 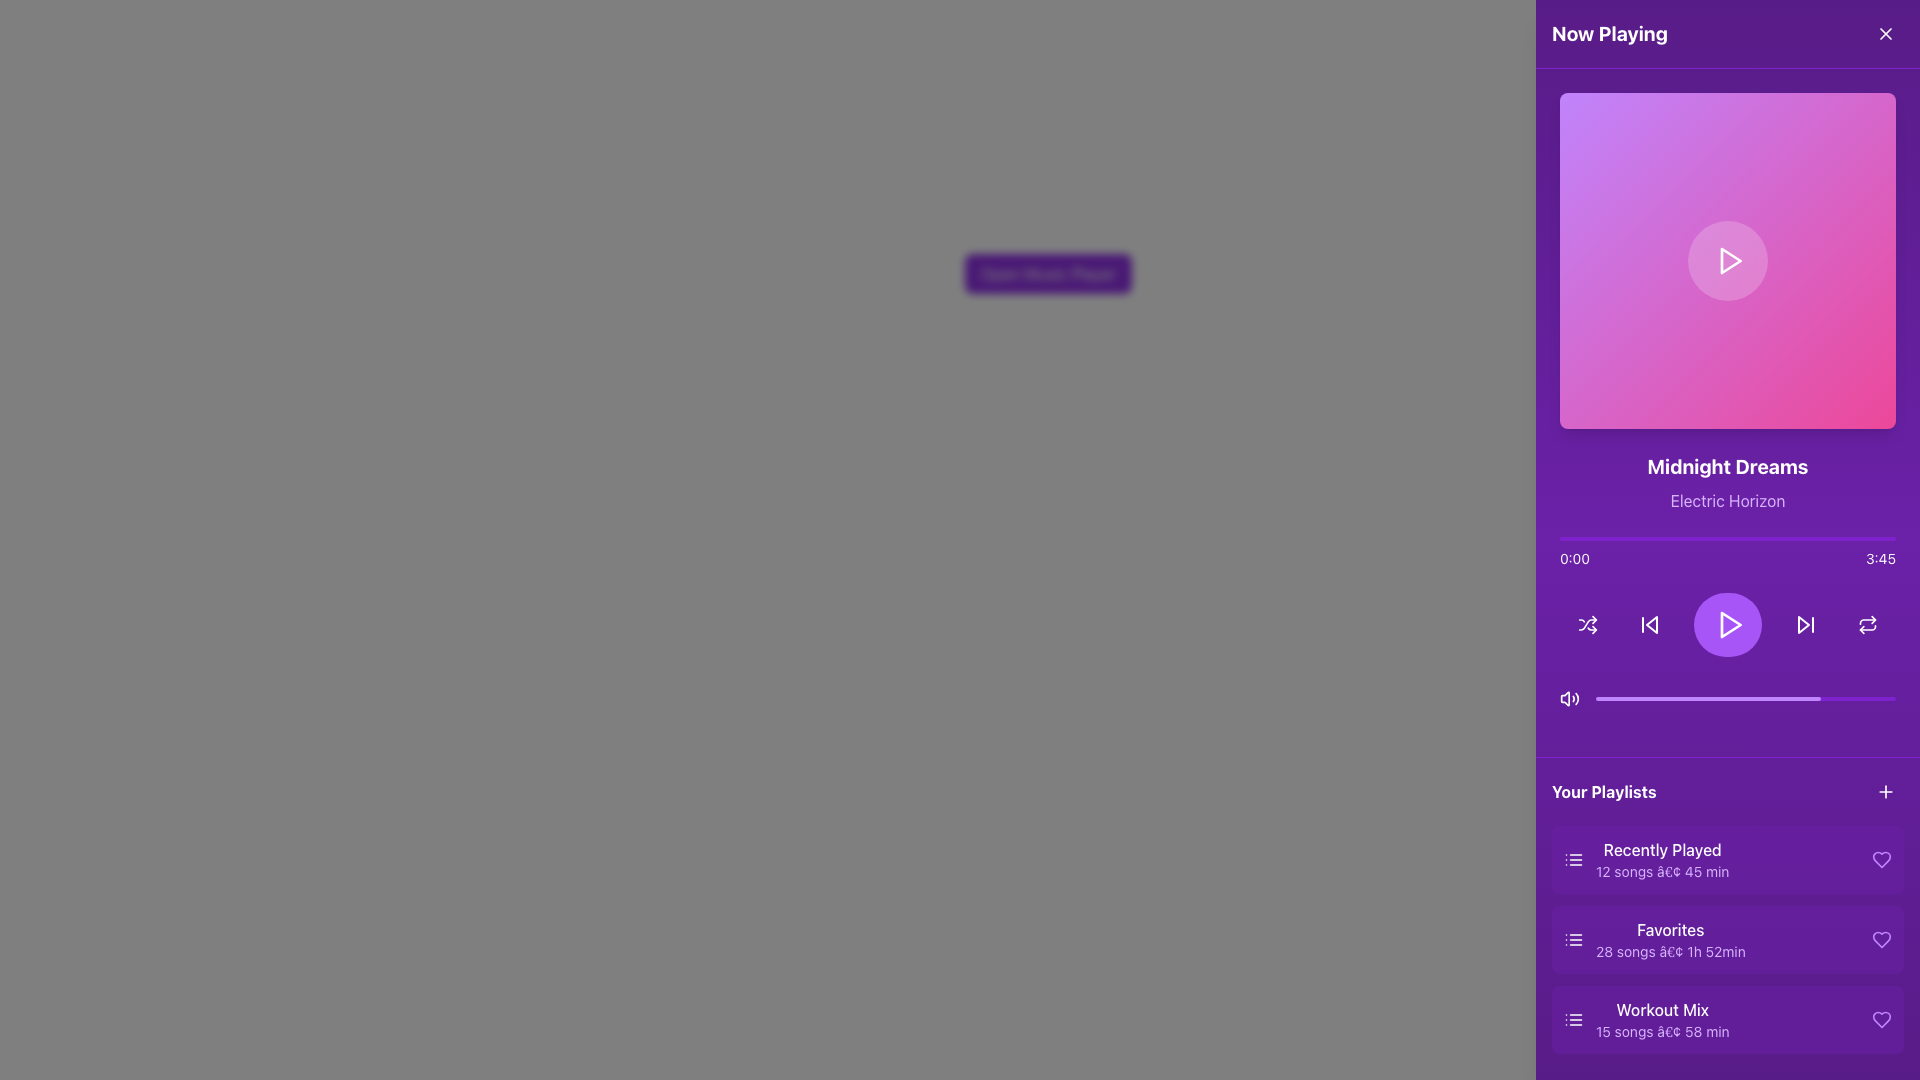 I want to click on the playback progress, so click(x=1622, y=697).